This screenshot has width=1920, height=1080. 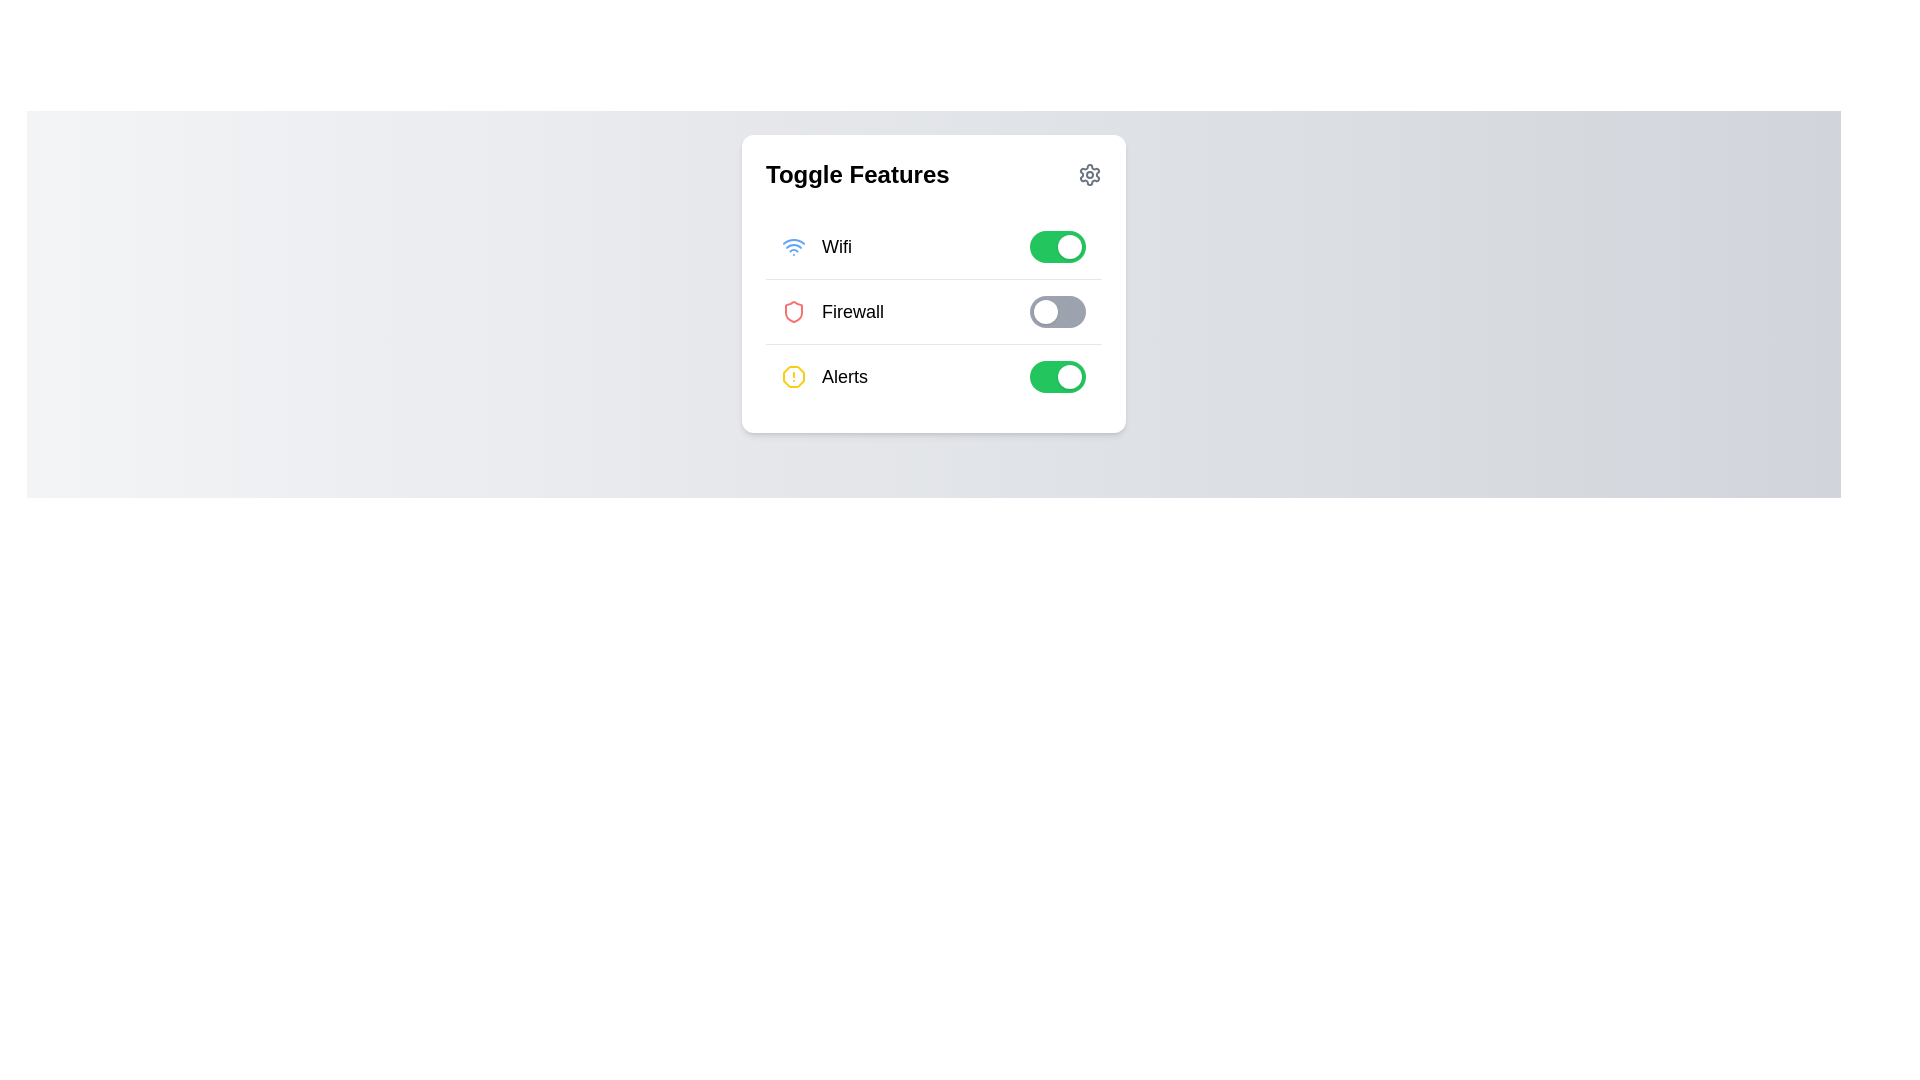 I want to click on the settings icon button located in the top-right corner of the 'Toggle Features' card, so click(x=1088, y=173).